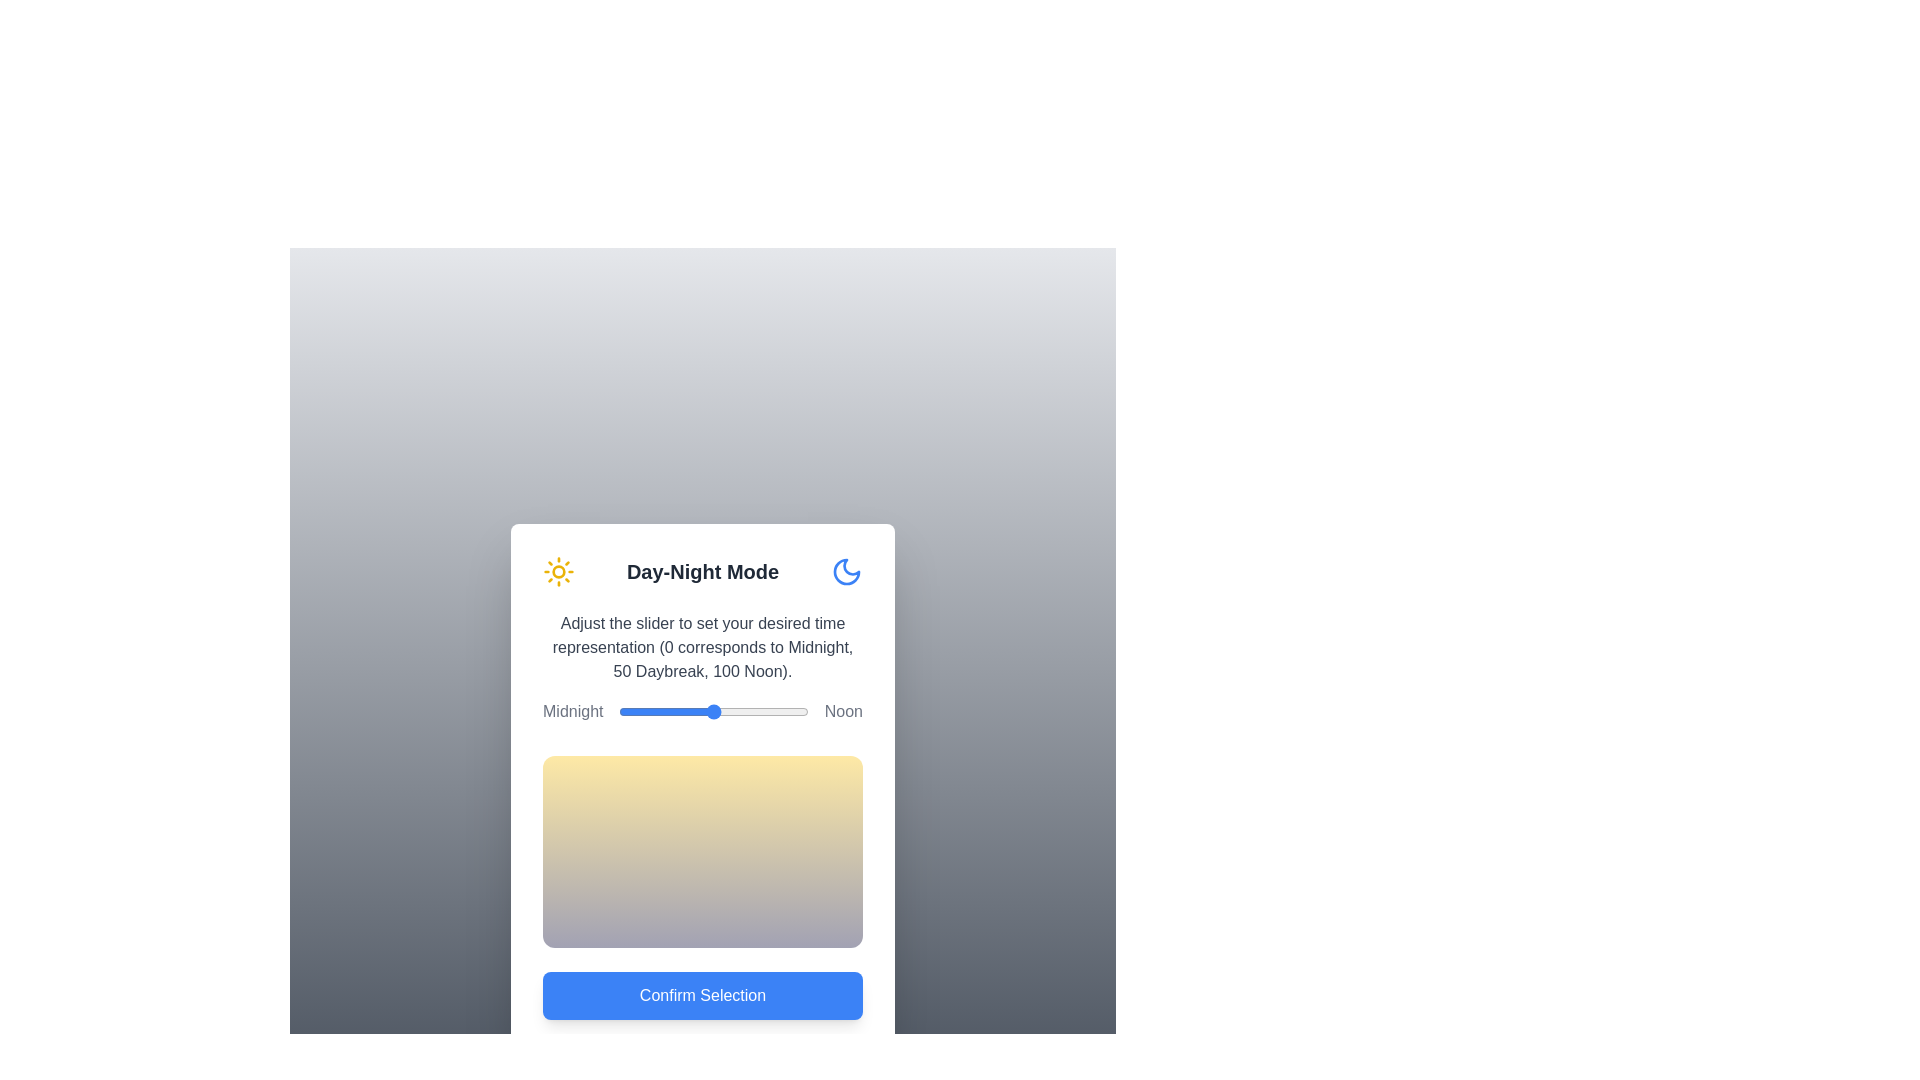 This screenshot has height=1080, width=1920. What do you see at coordinates (618, 711) in the screenshot?
I see `the slider to set the time representation to 0, observing the gradient change` at bounding box center [618, 711].